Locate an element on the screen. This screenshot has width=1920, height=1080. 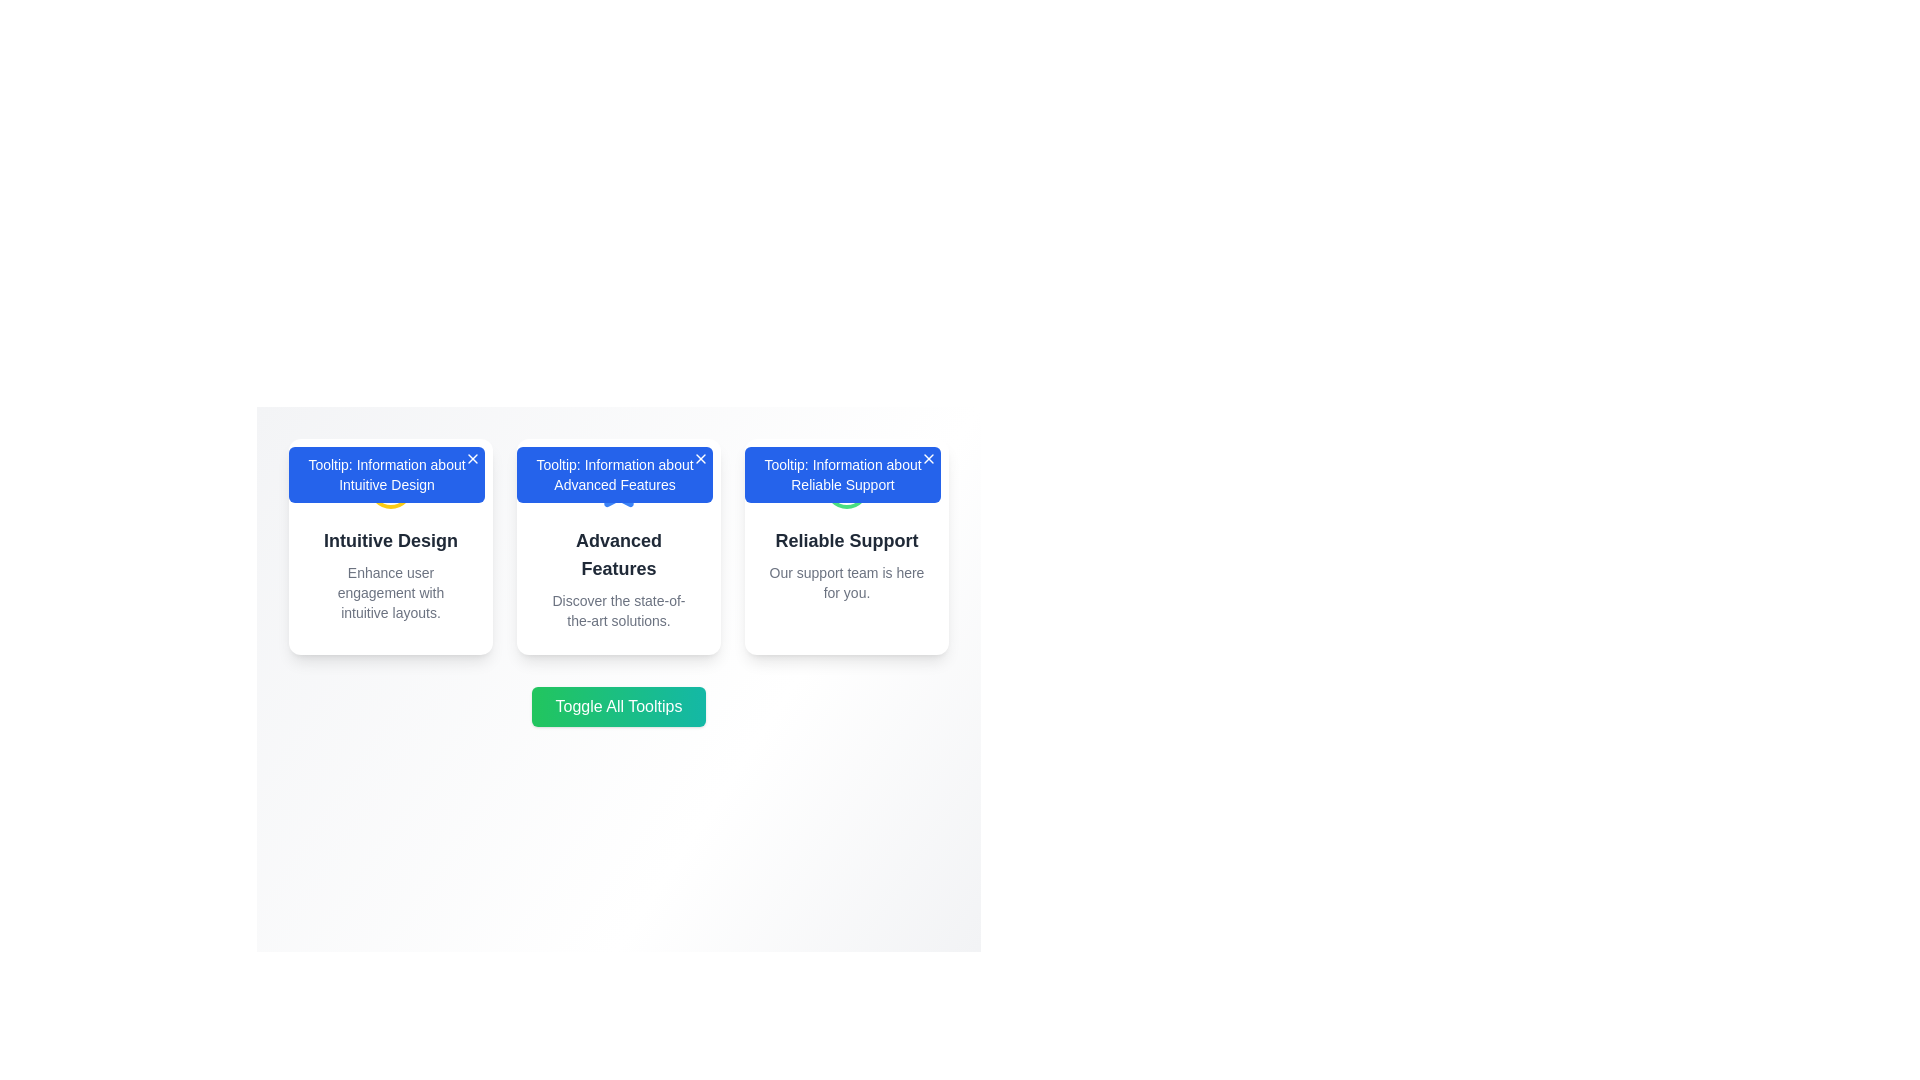
the green-colored circular SVG component that is part of the information symbol in the tooltip above the 'Reliable Support' card is located at coordinates (846, 486).